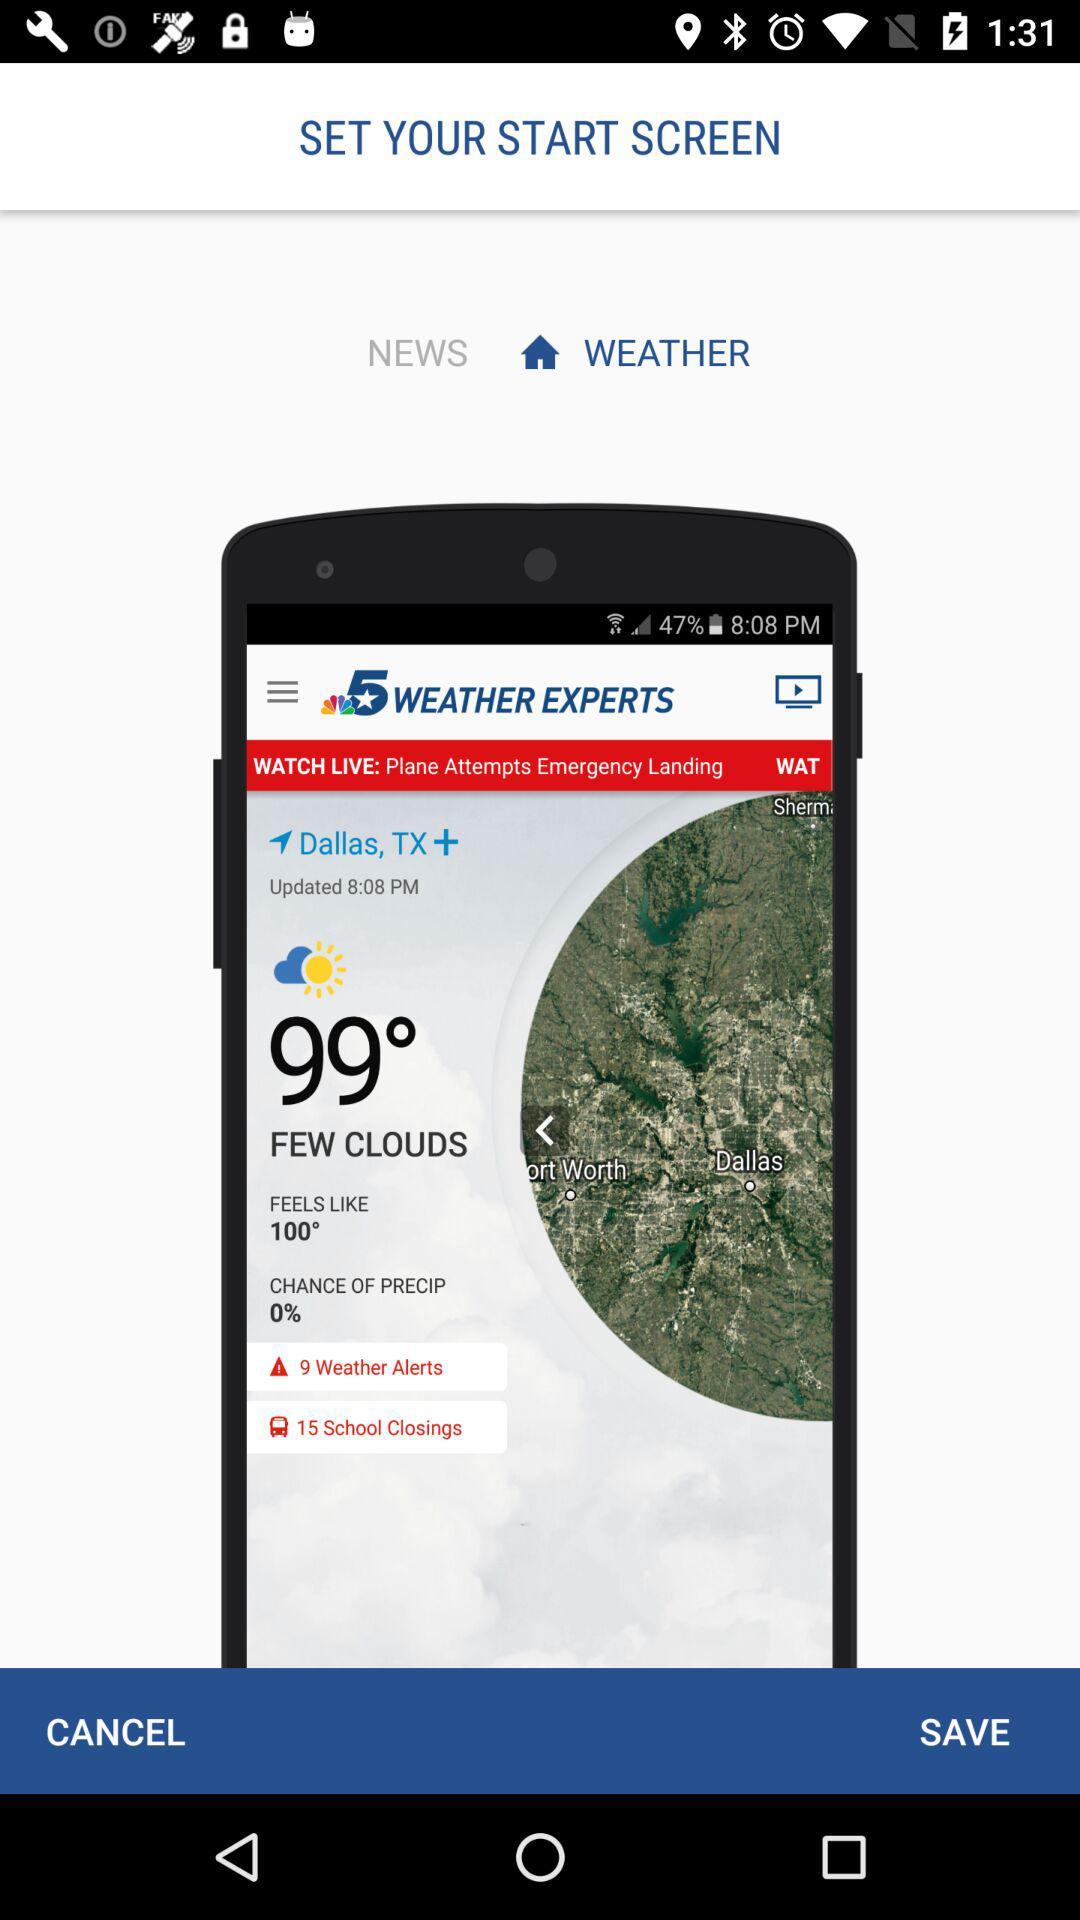 This screenshot has width=1080, height=1920. What do you see at coordinates (411, 351) in the screenshot?
I see `the item next to the weather` at bounding box center [411, 351].